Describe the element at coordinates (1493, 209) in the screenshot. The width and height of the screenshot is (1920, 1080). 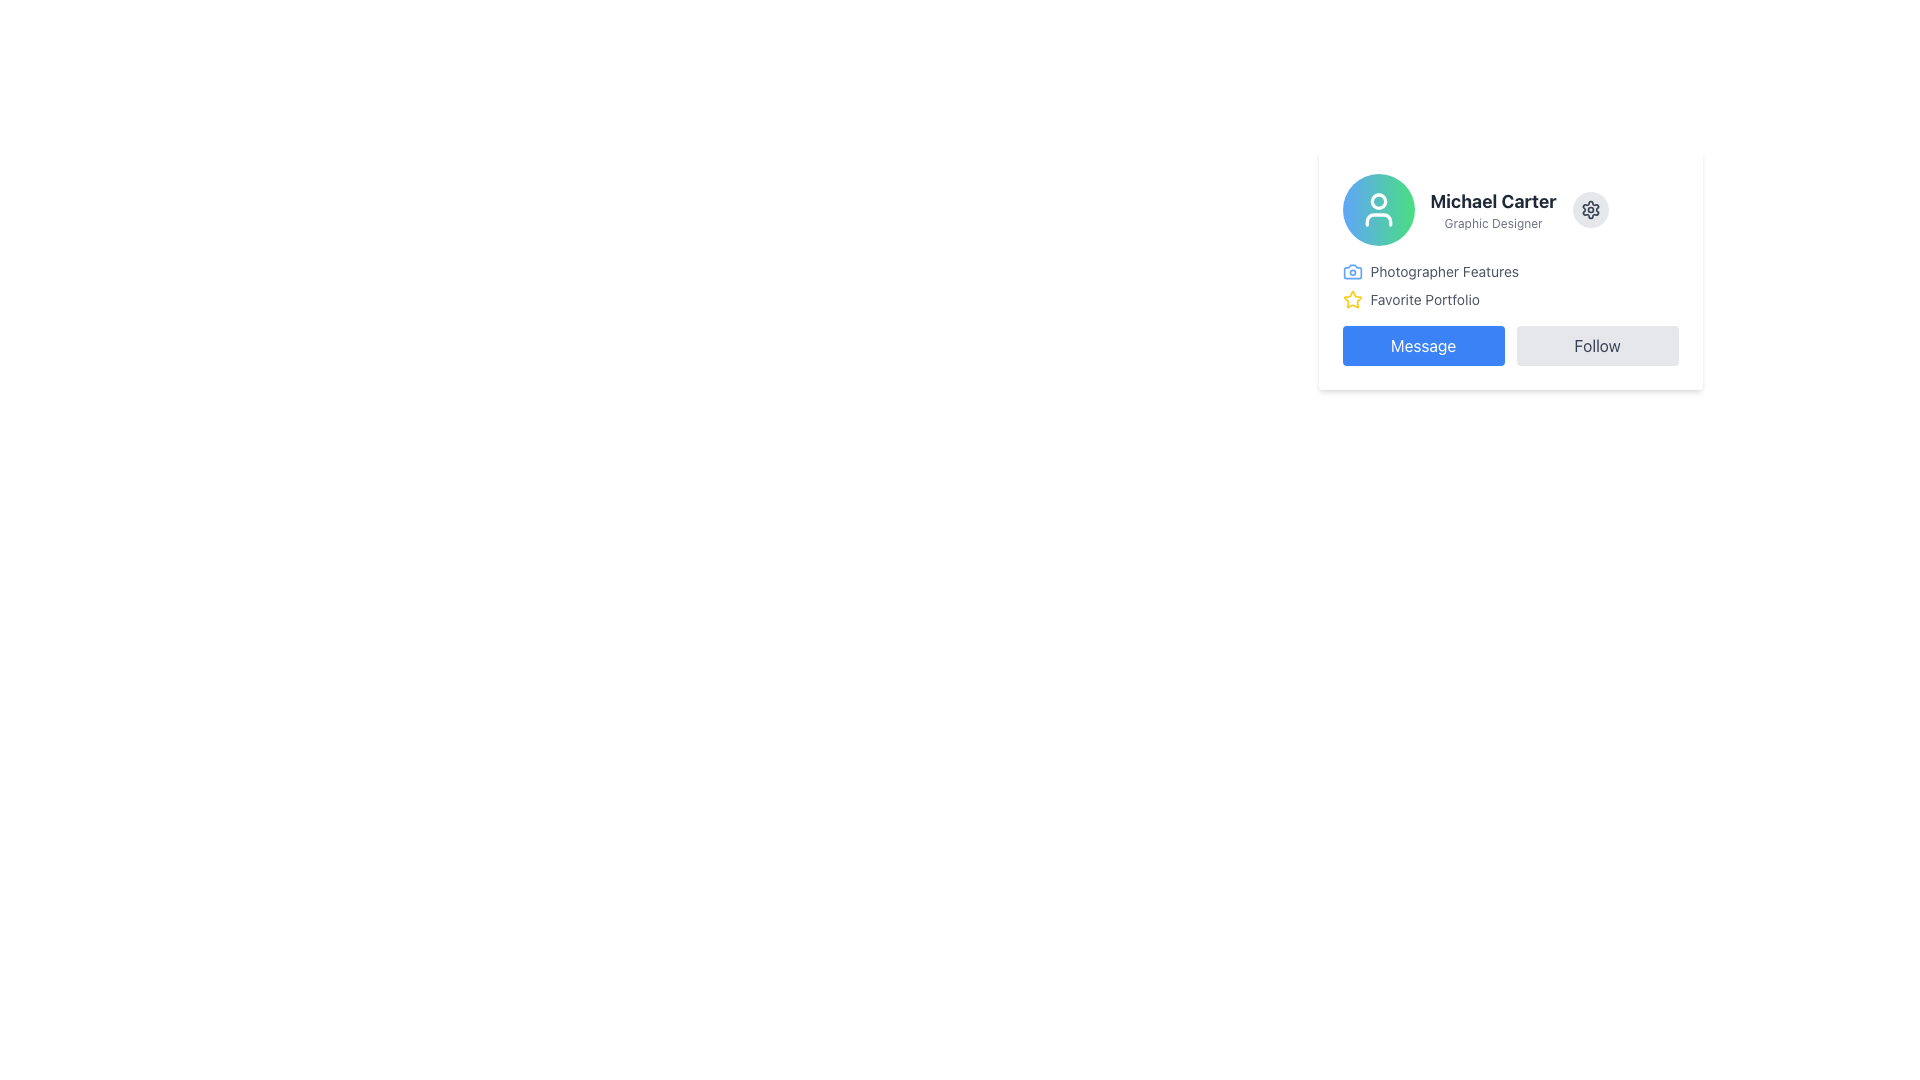
I see `the text block displaying 'Michael Carter' and 'Graphic Designer' for additional details` at that location.